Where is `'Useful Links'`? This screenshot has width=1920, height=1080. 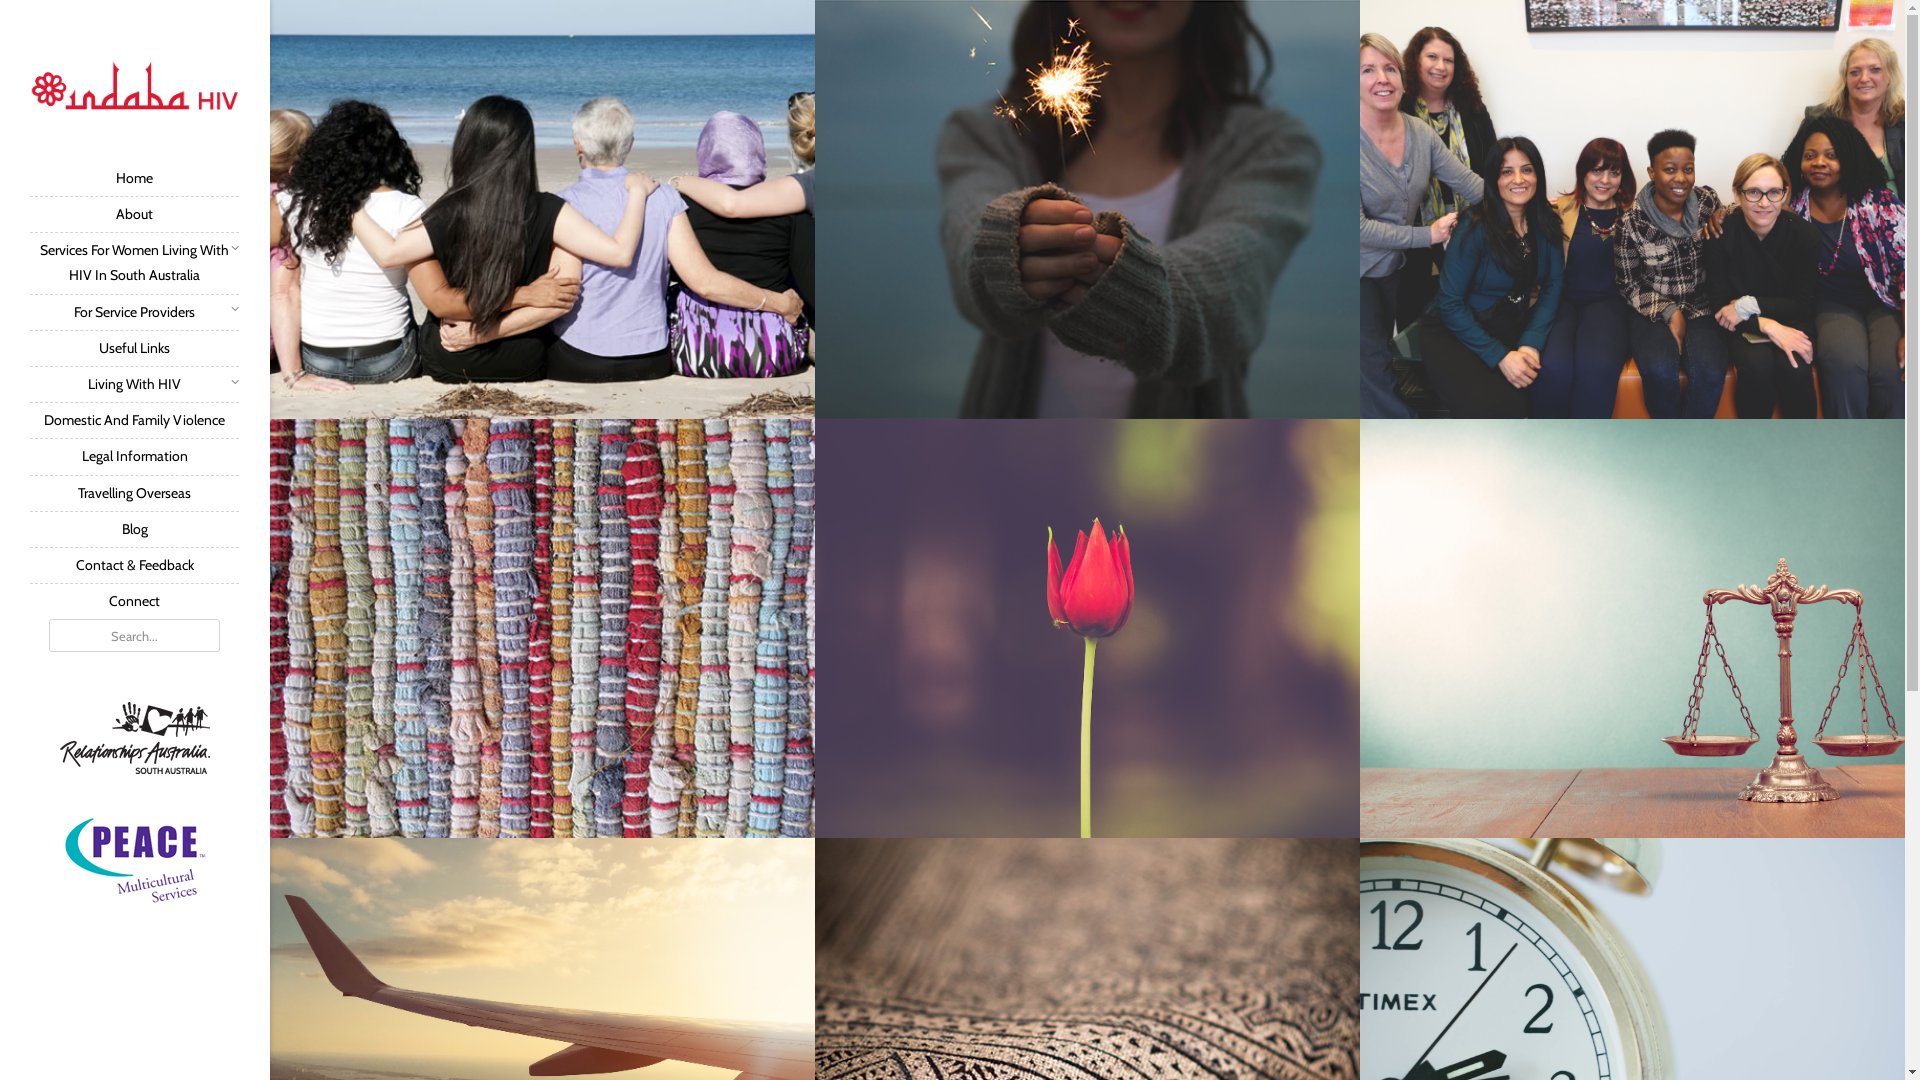 'Useful Links' is located at coordinates (133, 346).